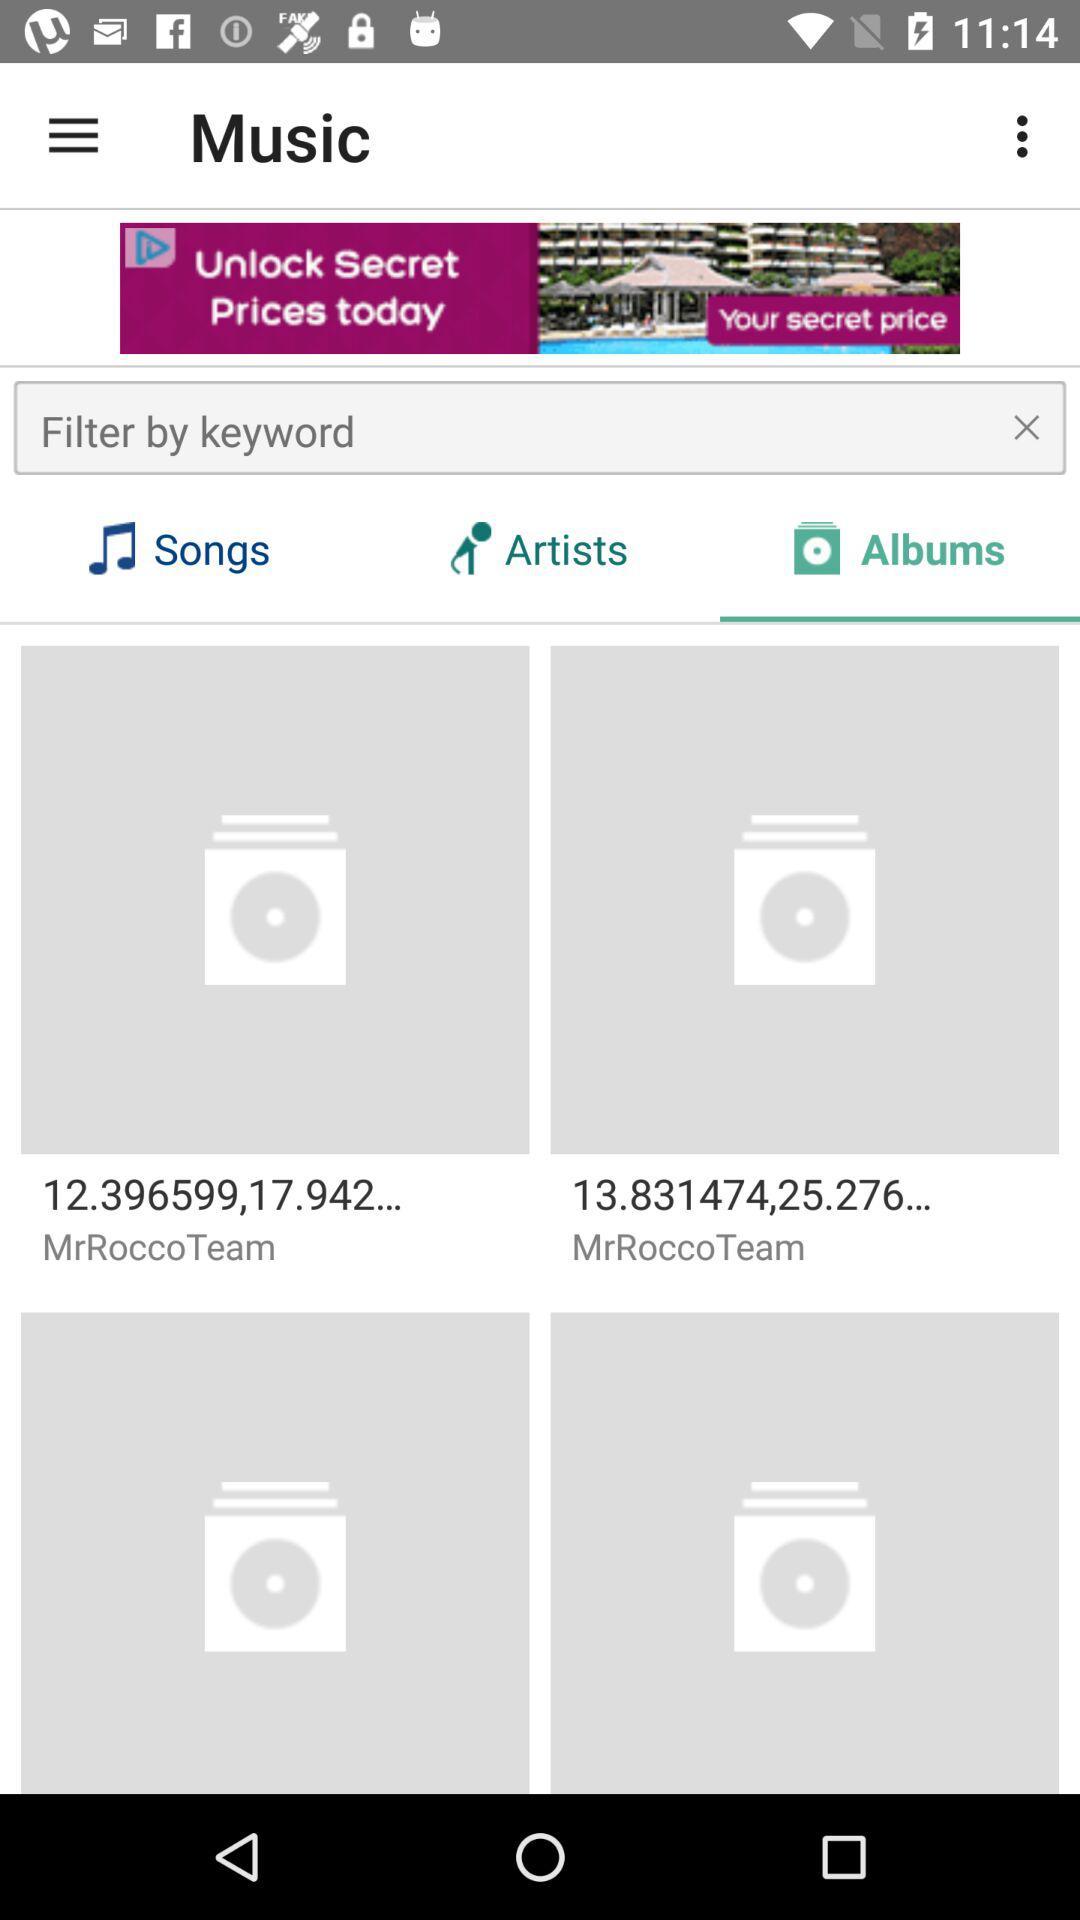 The image size is (1080, 1920). Describe the element at coordinates (1026, 426) in the screenshot. I see `close` at that location.